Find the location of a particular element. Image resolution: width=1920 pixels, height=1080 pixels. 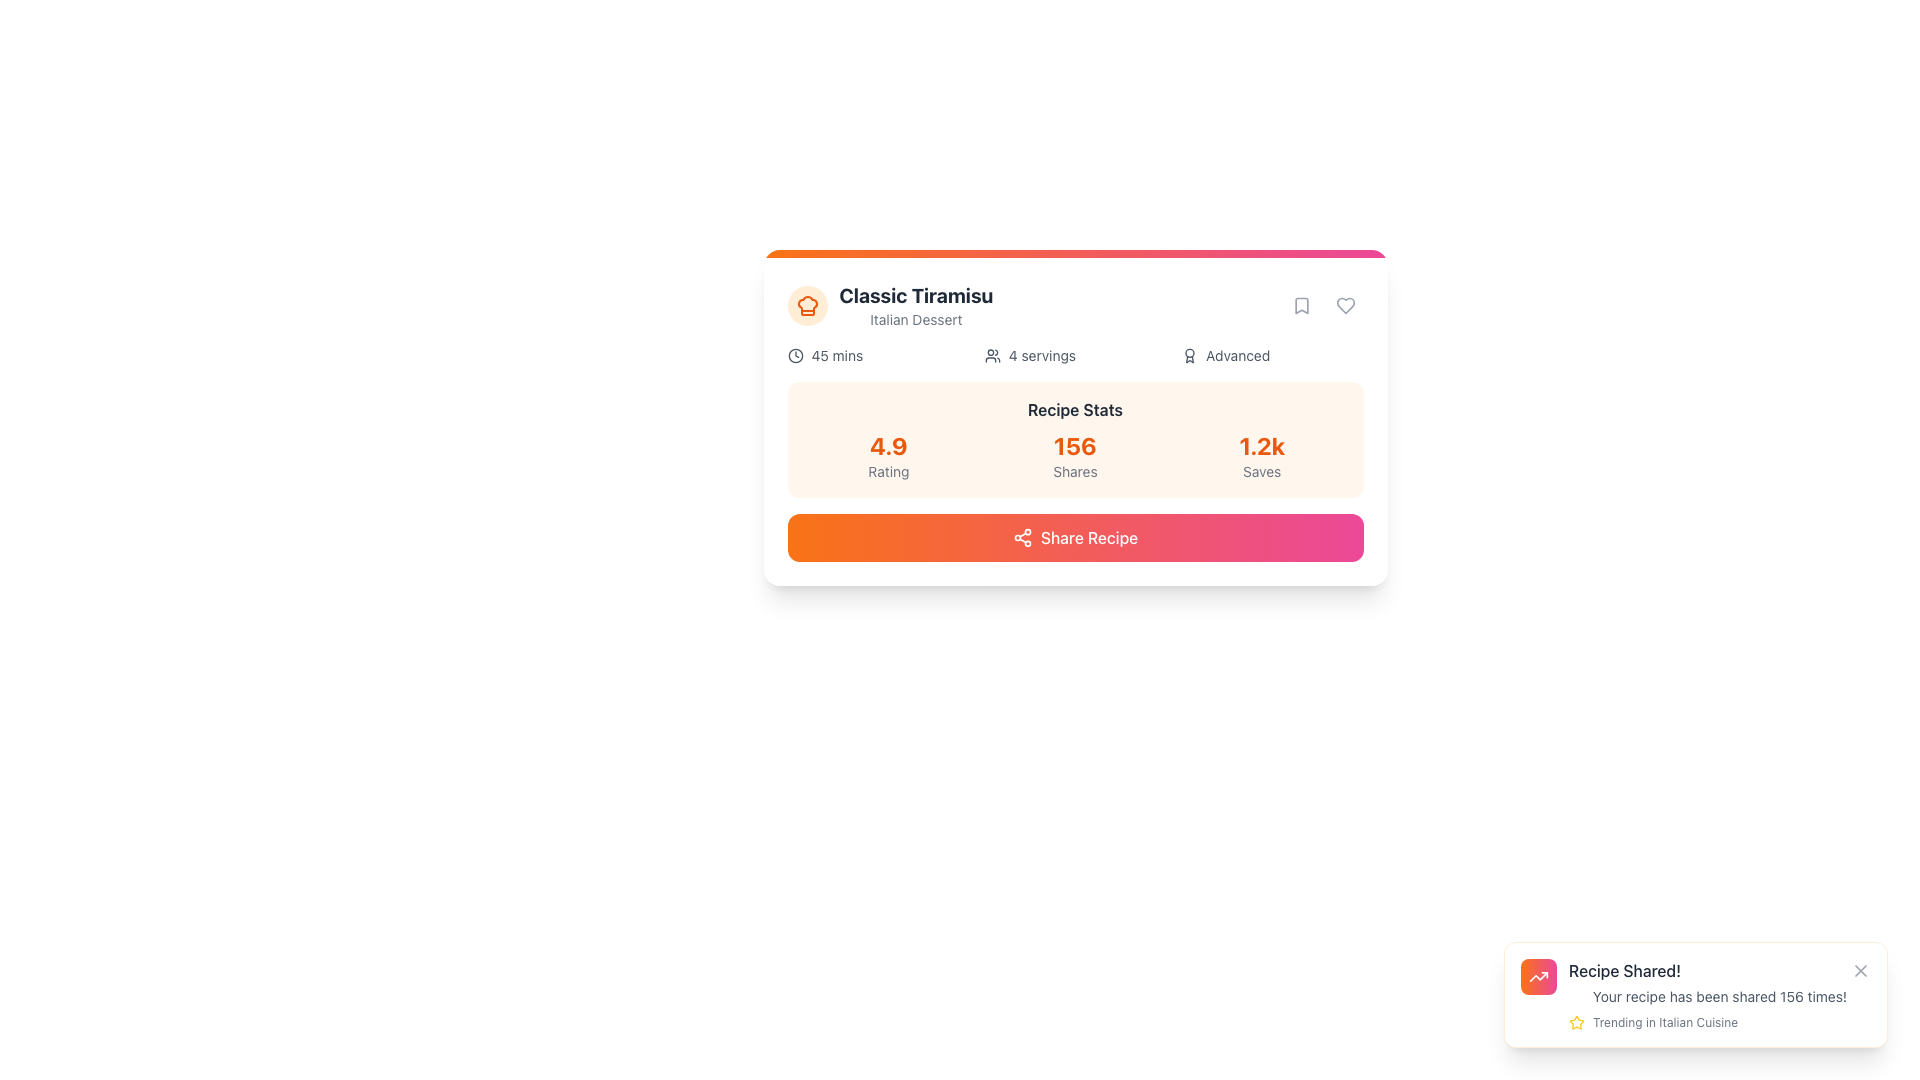

the text label displaying '4 servings', which is styled in gray and located to the right of a group icon in the recipe details section is located at coordinates (1041, 354).